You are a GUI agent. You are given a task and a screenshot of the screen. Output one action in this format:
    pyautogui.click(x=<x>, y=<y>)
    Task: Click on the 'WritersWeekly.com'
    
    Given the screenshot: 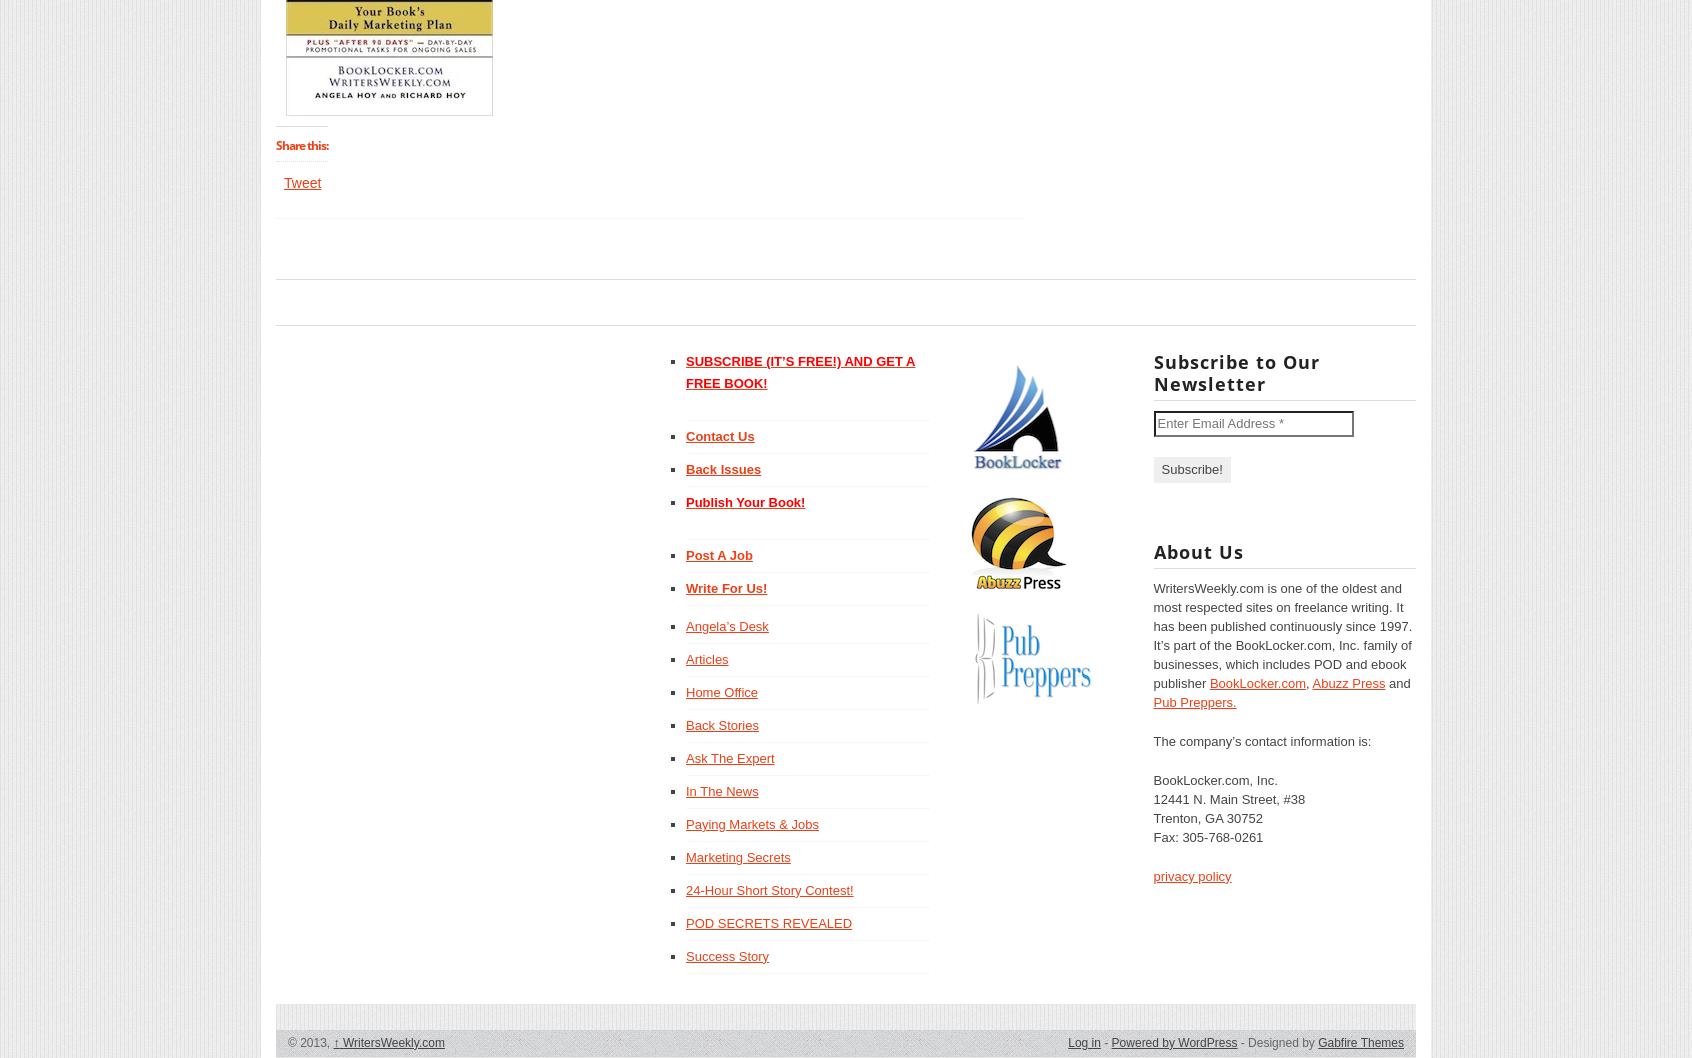 What is the action you would take?
    pyautogui.click(x=391, y=1041)
    